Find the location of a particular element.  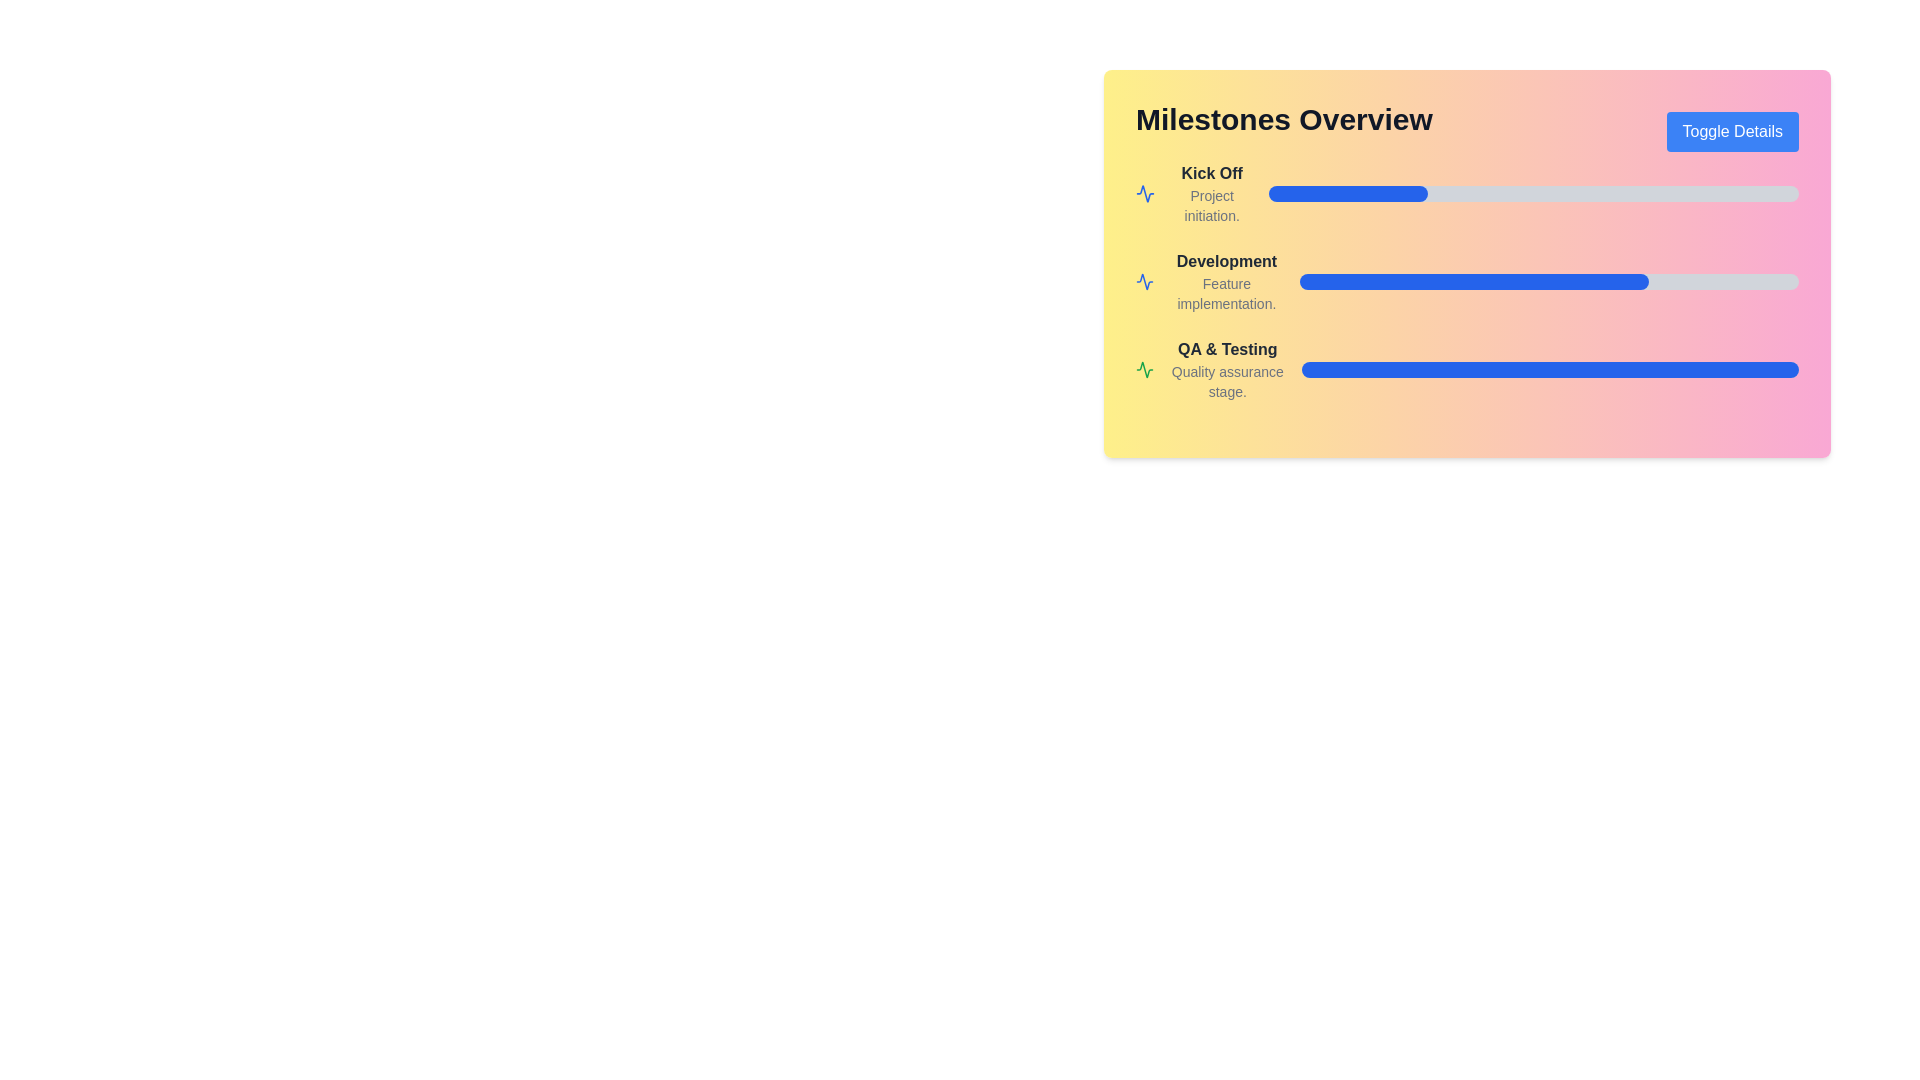

the descriptive Text label located below the 'Development' title in the 'Milestones Overview' section is located at coordinates (1225, 293).